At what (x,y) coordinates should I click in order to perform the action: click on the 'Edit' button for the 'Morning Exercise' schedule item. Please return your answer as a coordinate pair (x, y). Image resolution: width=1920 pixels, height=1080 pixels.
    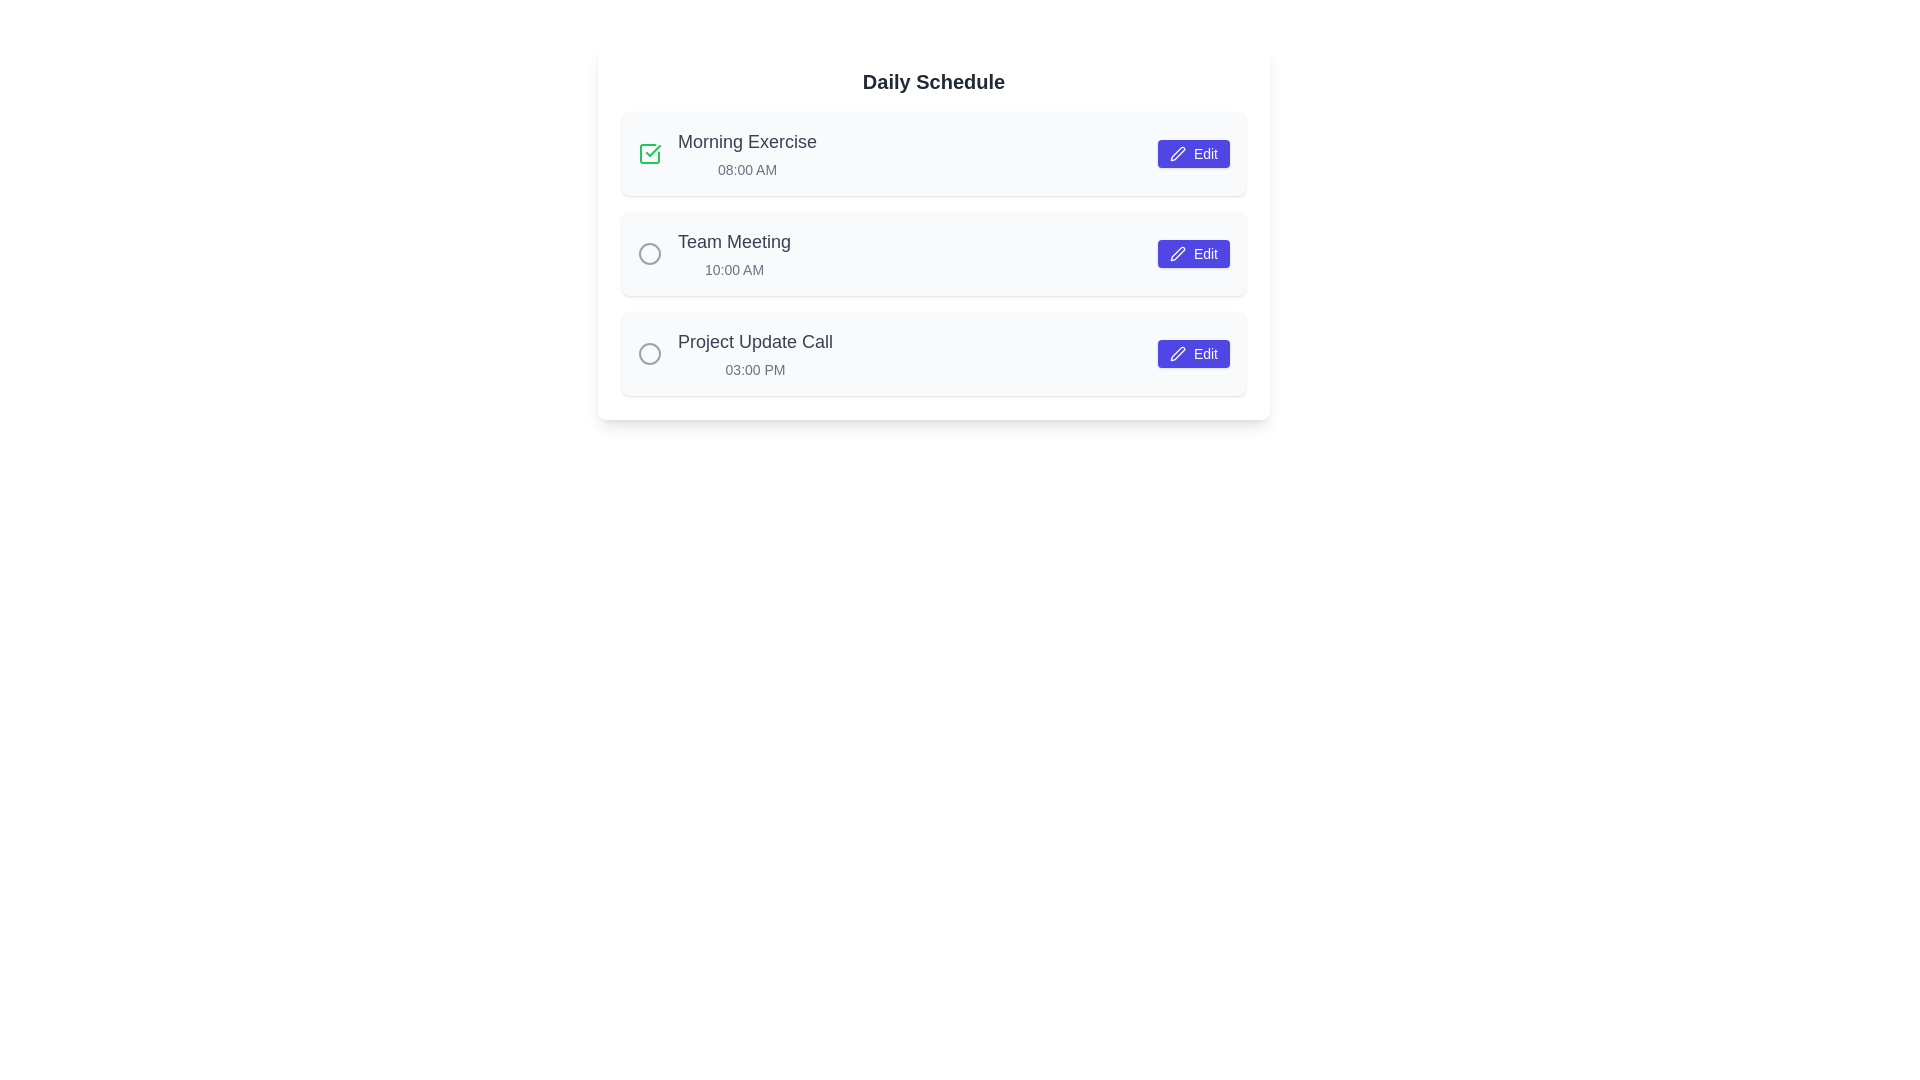
    Looking at the image, I should click on (1193, 153).